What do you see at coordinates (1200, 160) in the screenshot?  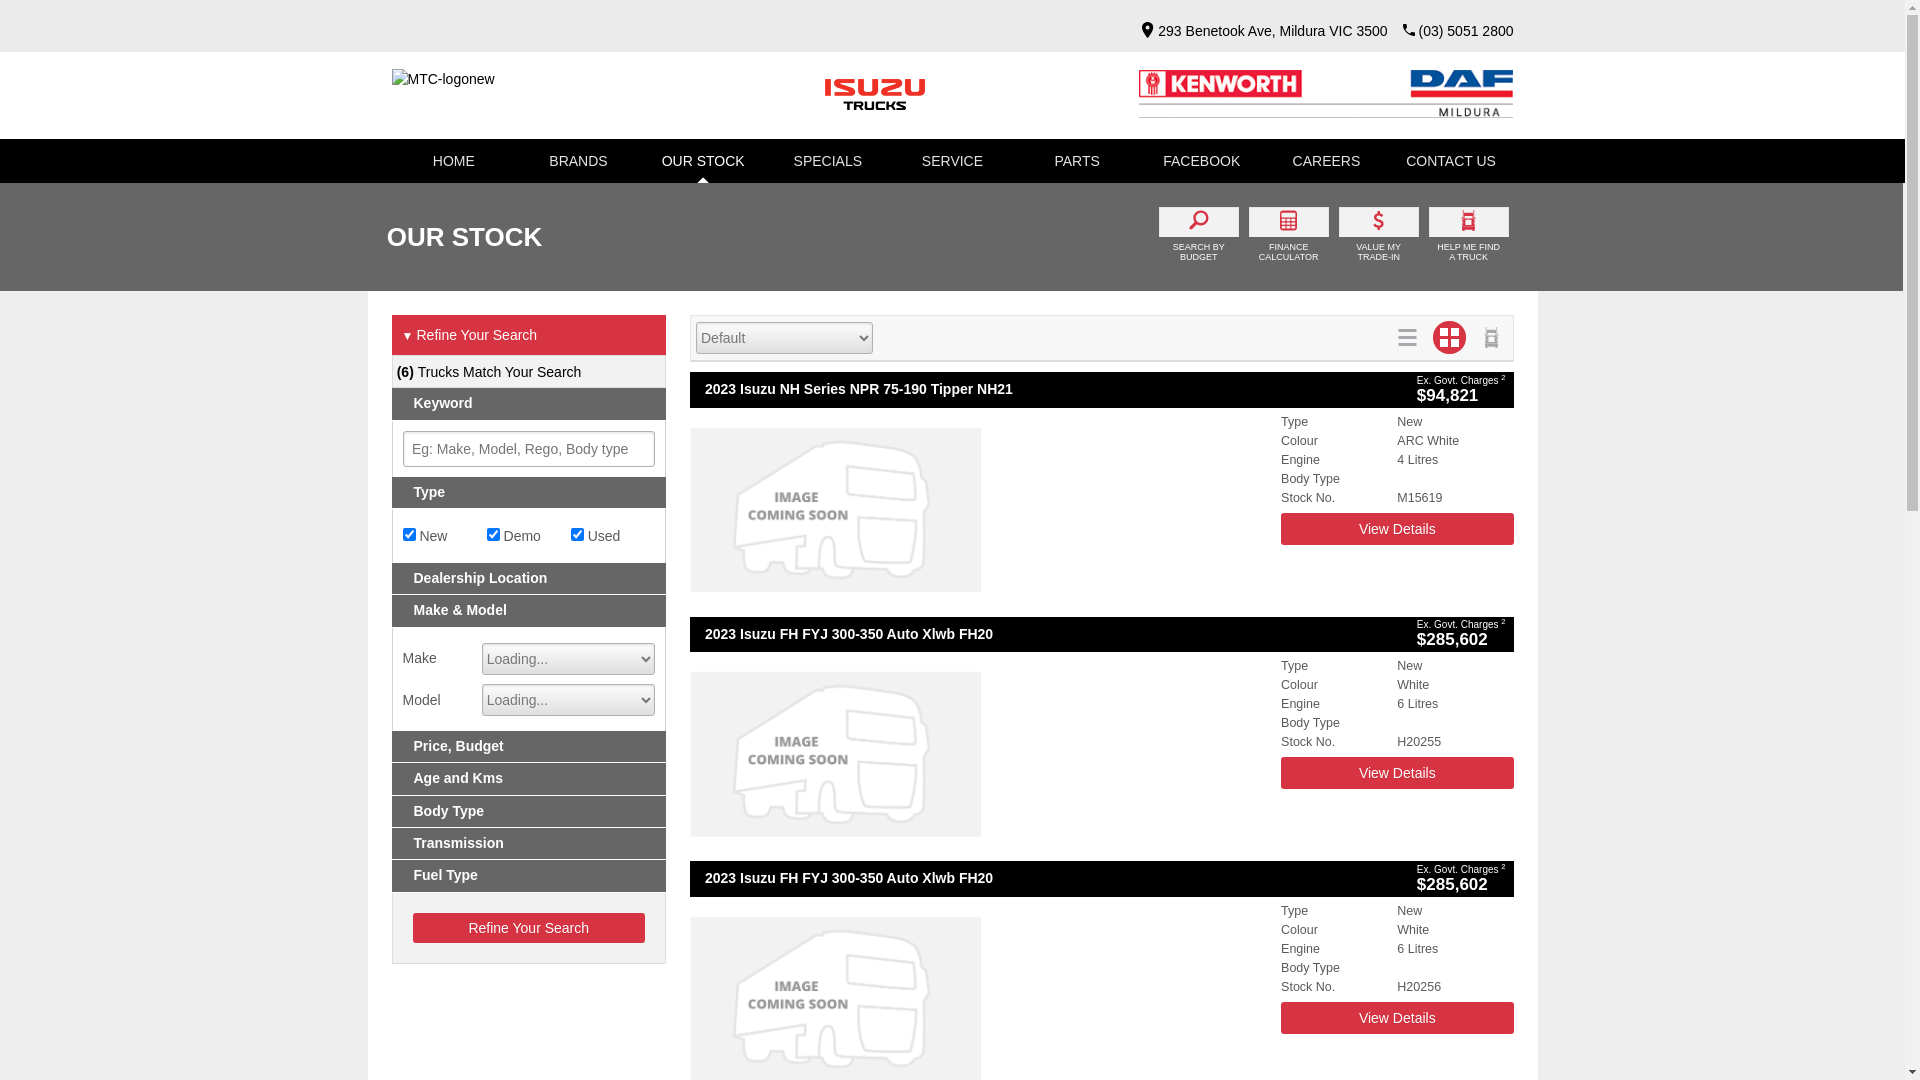 I see `'FACEBOOK'` at bounding box center [1200, 160].